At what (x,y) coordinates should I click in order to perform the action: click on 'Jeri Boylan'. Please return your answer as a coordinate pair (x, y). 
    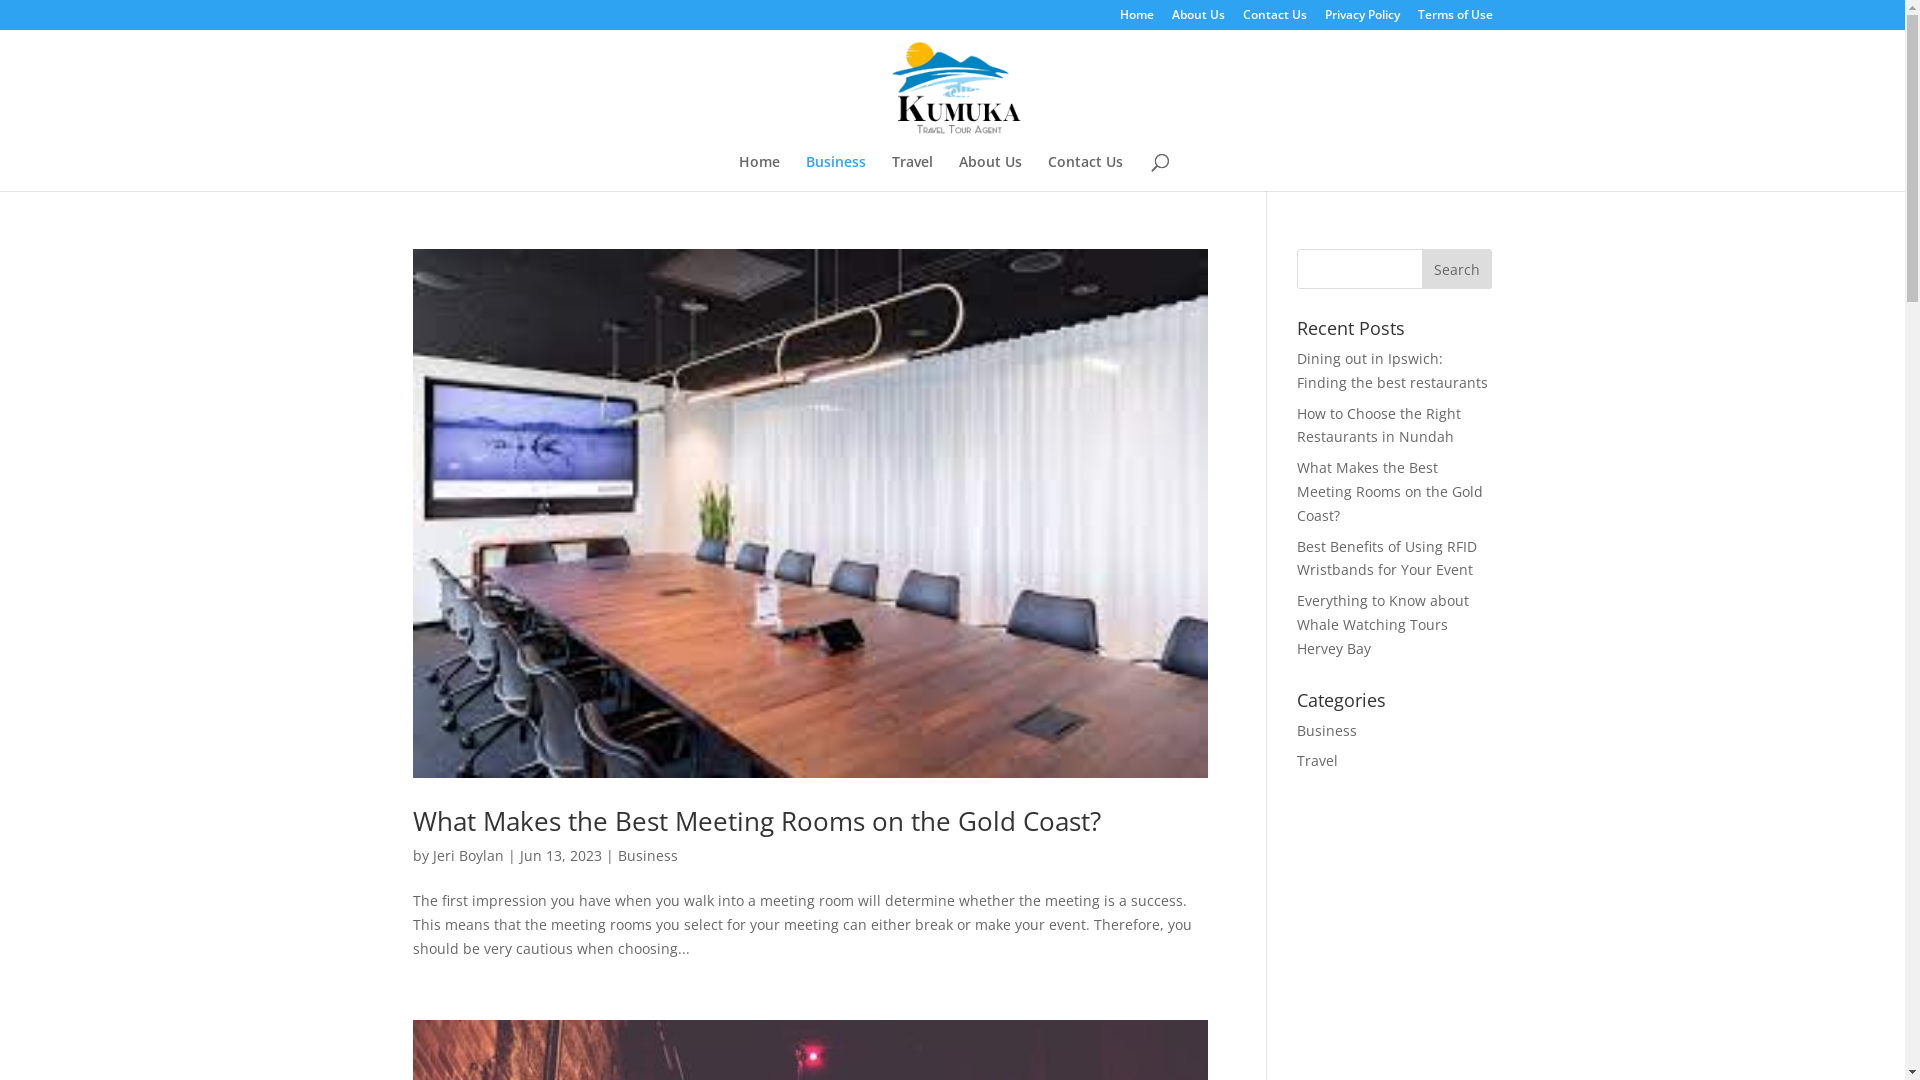
    Looking at the image, I should click on (431, 855).